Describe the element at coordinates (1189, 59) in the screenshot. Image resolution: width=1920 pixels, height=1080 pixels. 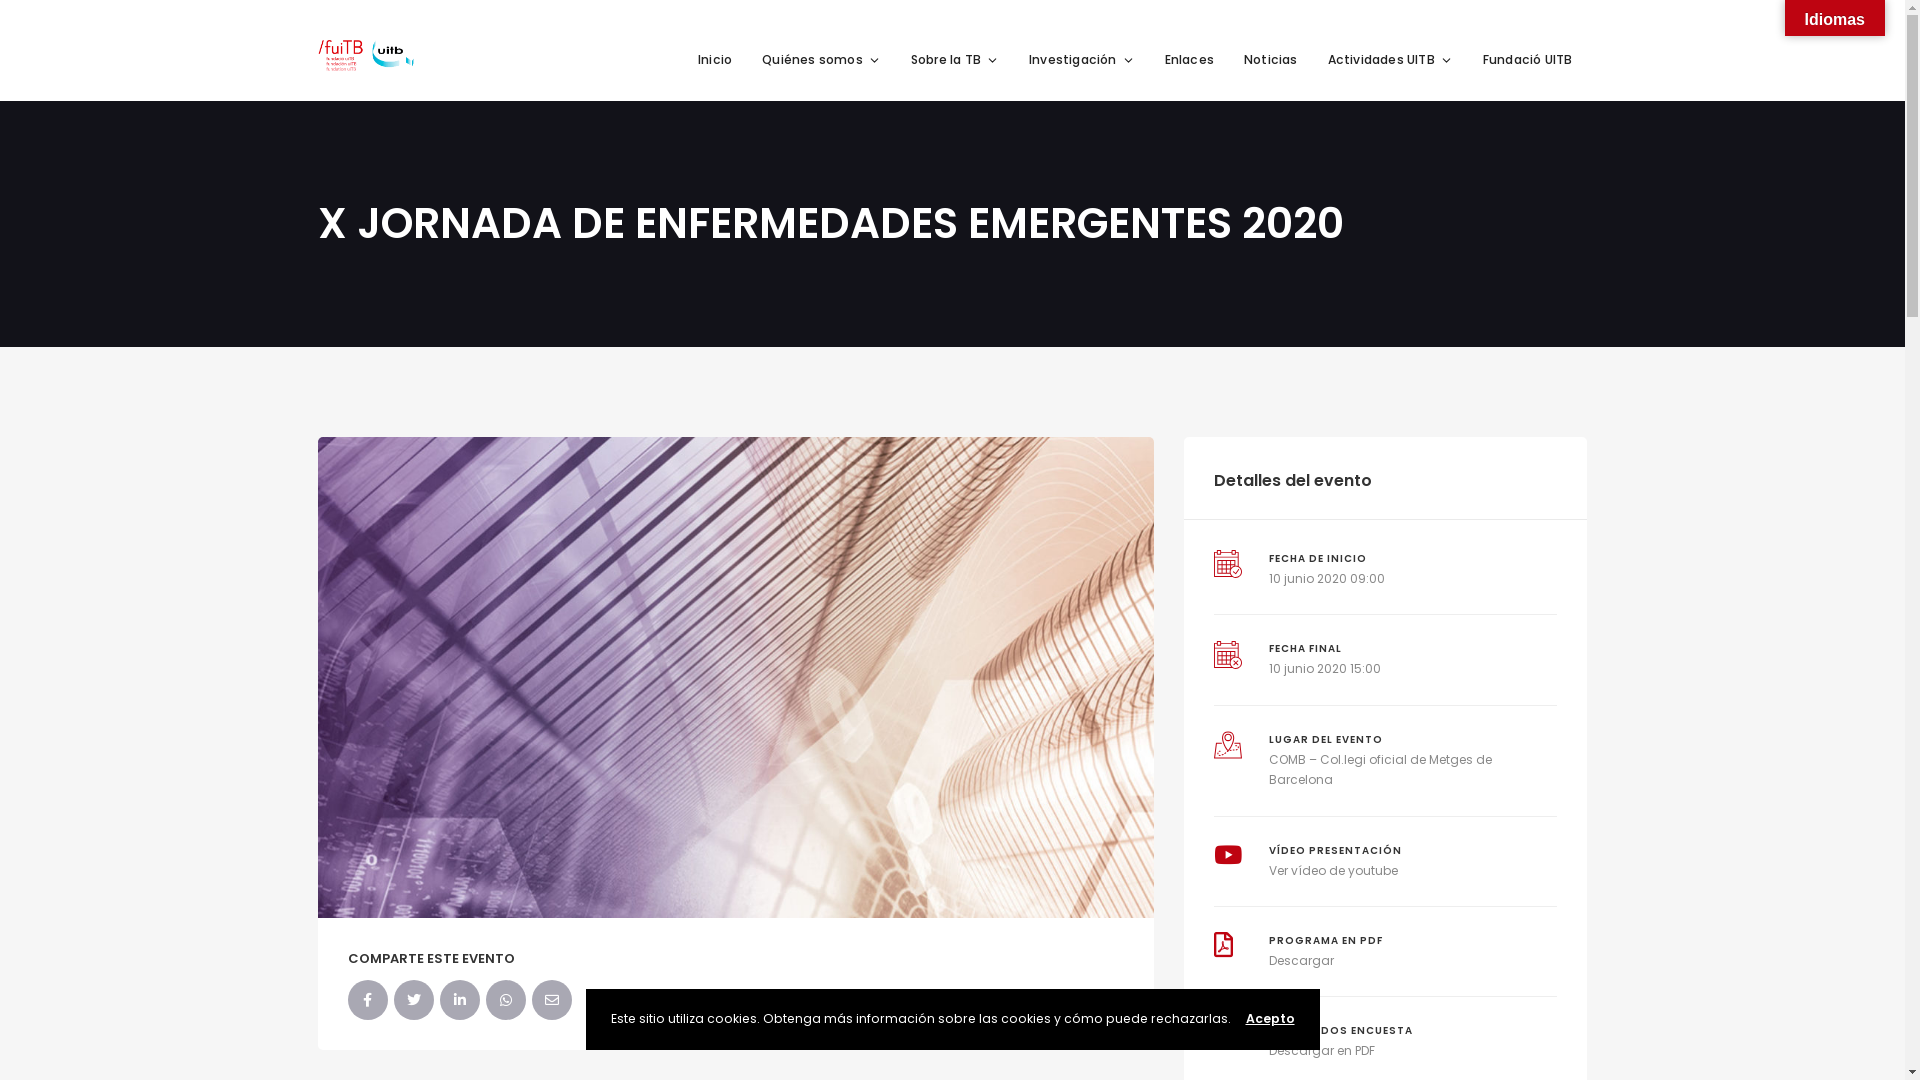
I see `'Enlaces'` at that location.